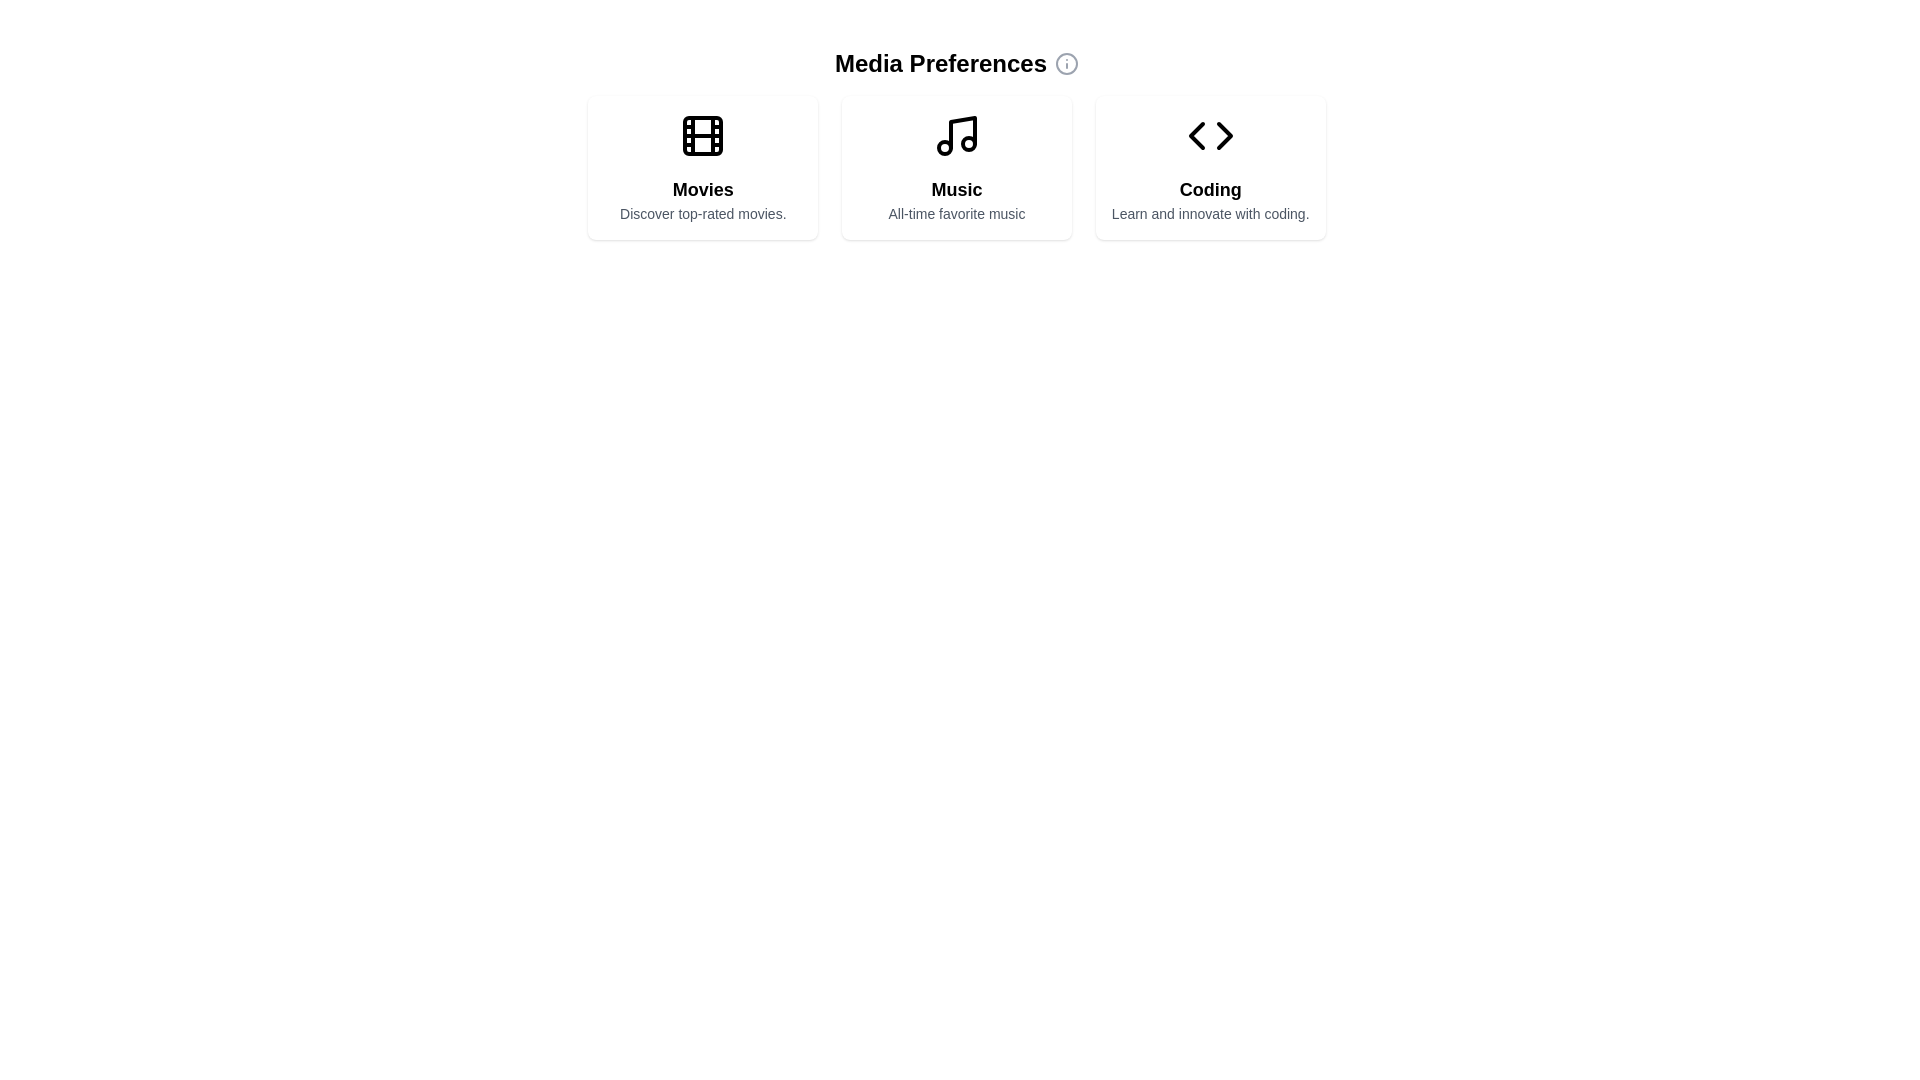 This screenshot has width=1920, height=1080. Describe the element at coordinates (939, 63) in the screenshot. I see `text displayed in the prominent 'Media Preferences' label located at the top-center of the section` at that location.